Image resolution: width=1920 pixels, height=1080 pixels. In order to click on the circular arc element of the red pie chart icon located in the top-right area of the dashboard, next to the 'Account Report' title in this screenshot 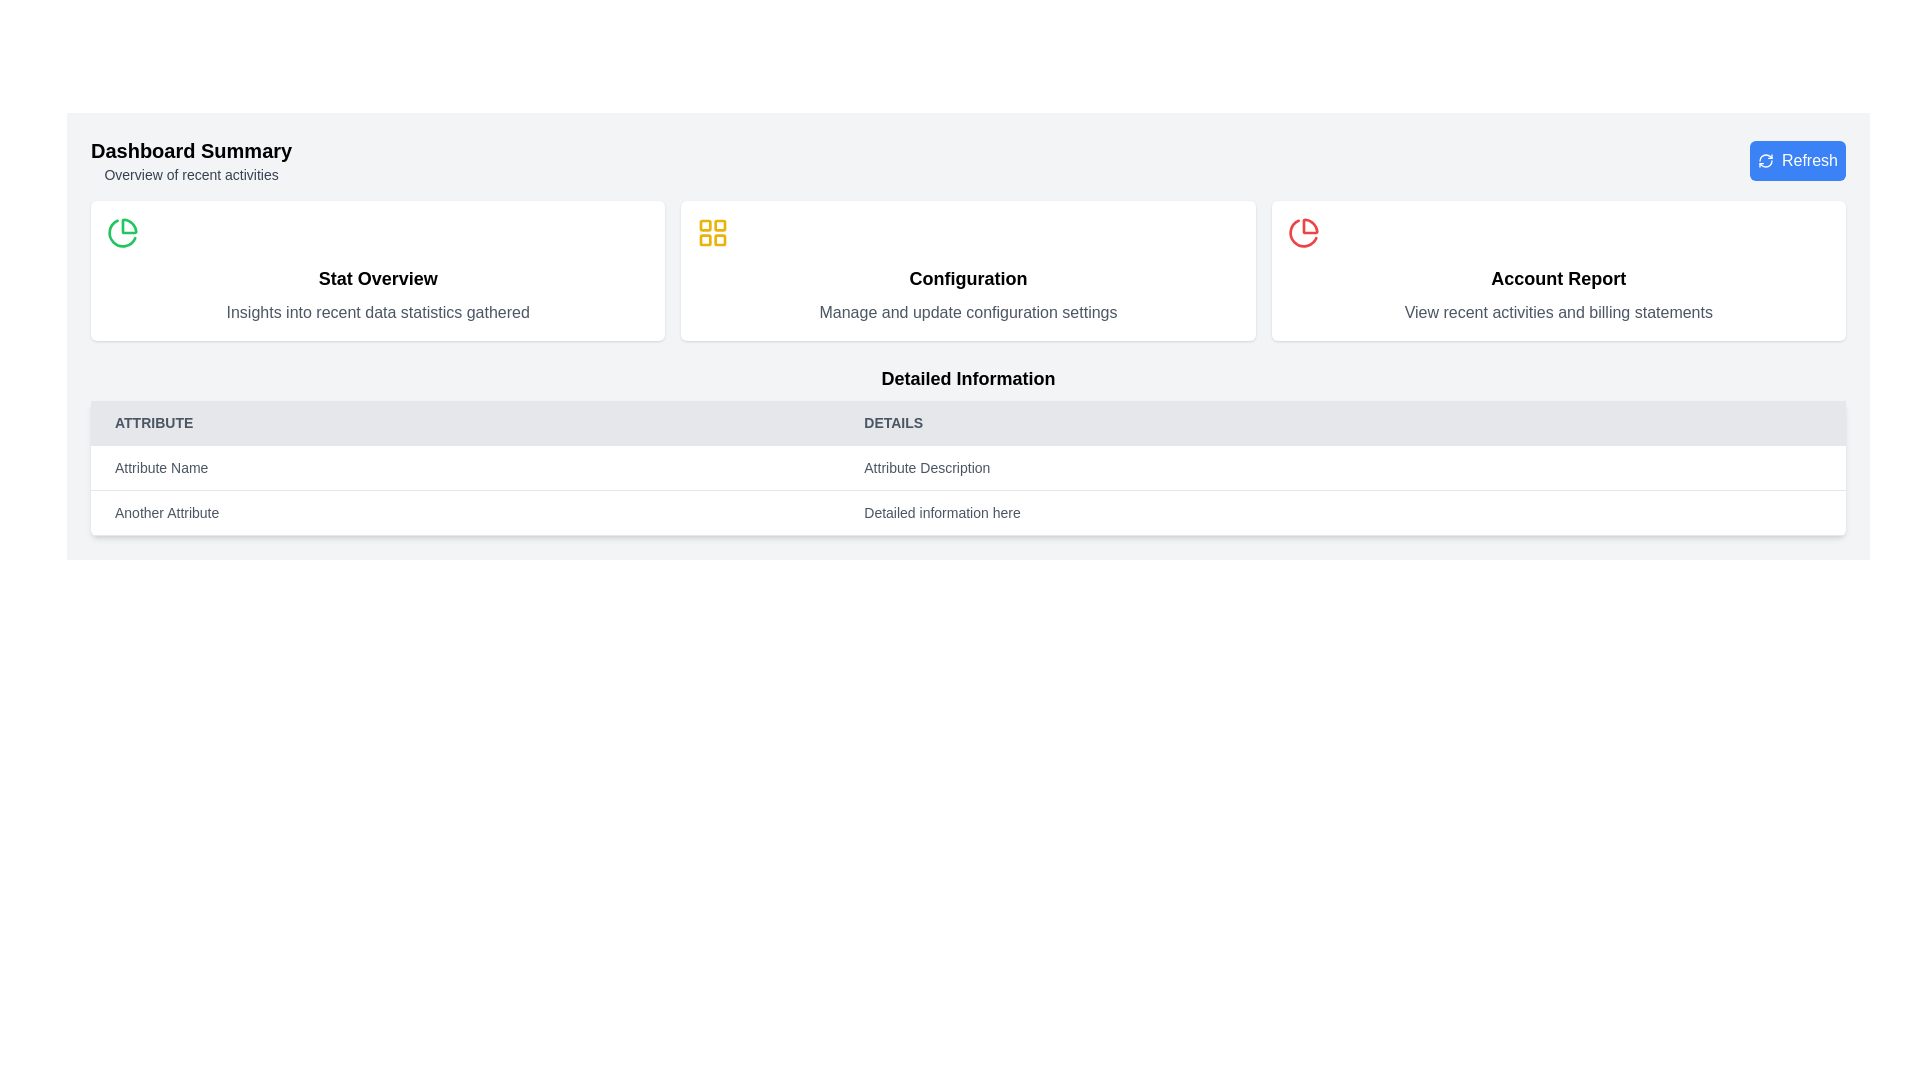, I will do `click(1303, 232)`.